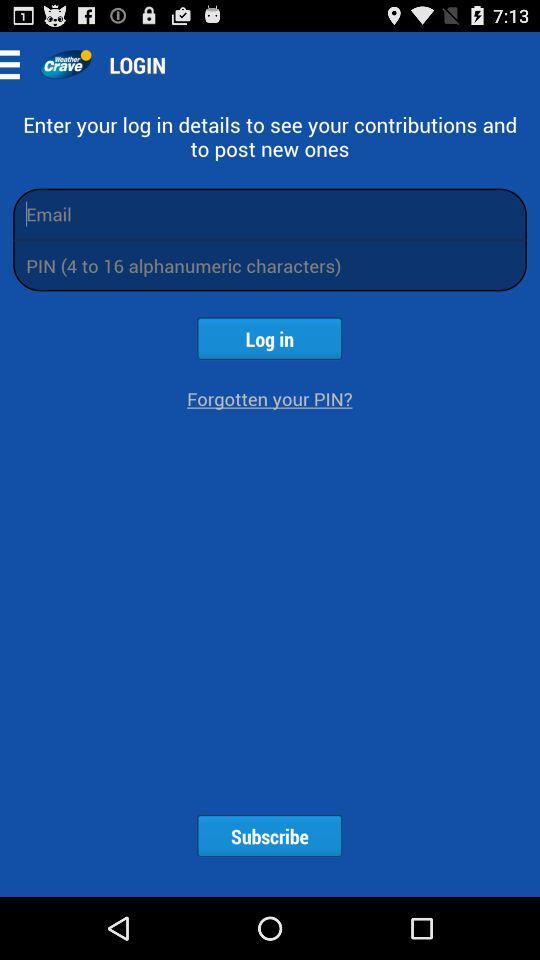  Describe the element at coordinates (270, 264) in the screenshot. I see `type in pin code` at that location.